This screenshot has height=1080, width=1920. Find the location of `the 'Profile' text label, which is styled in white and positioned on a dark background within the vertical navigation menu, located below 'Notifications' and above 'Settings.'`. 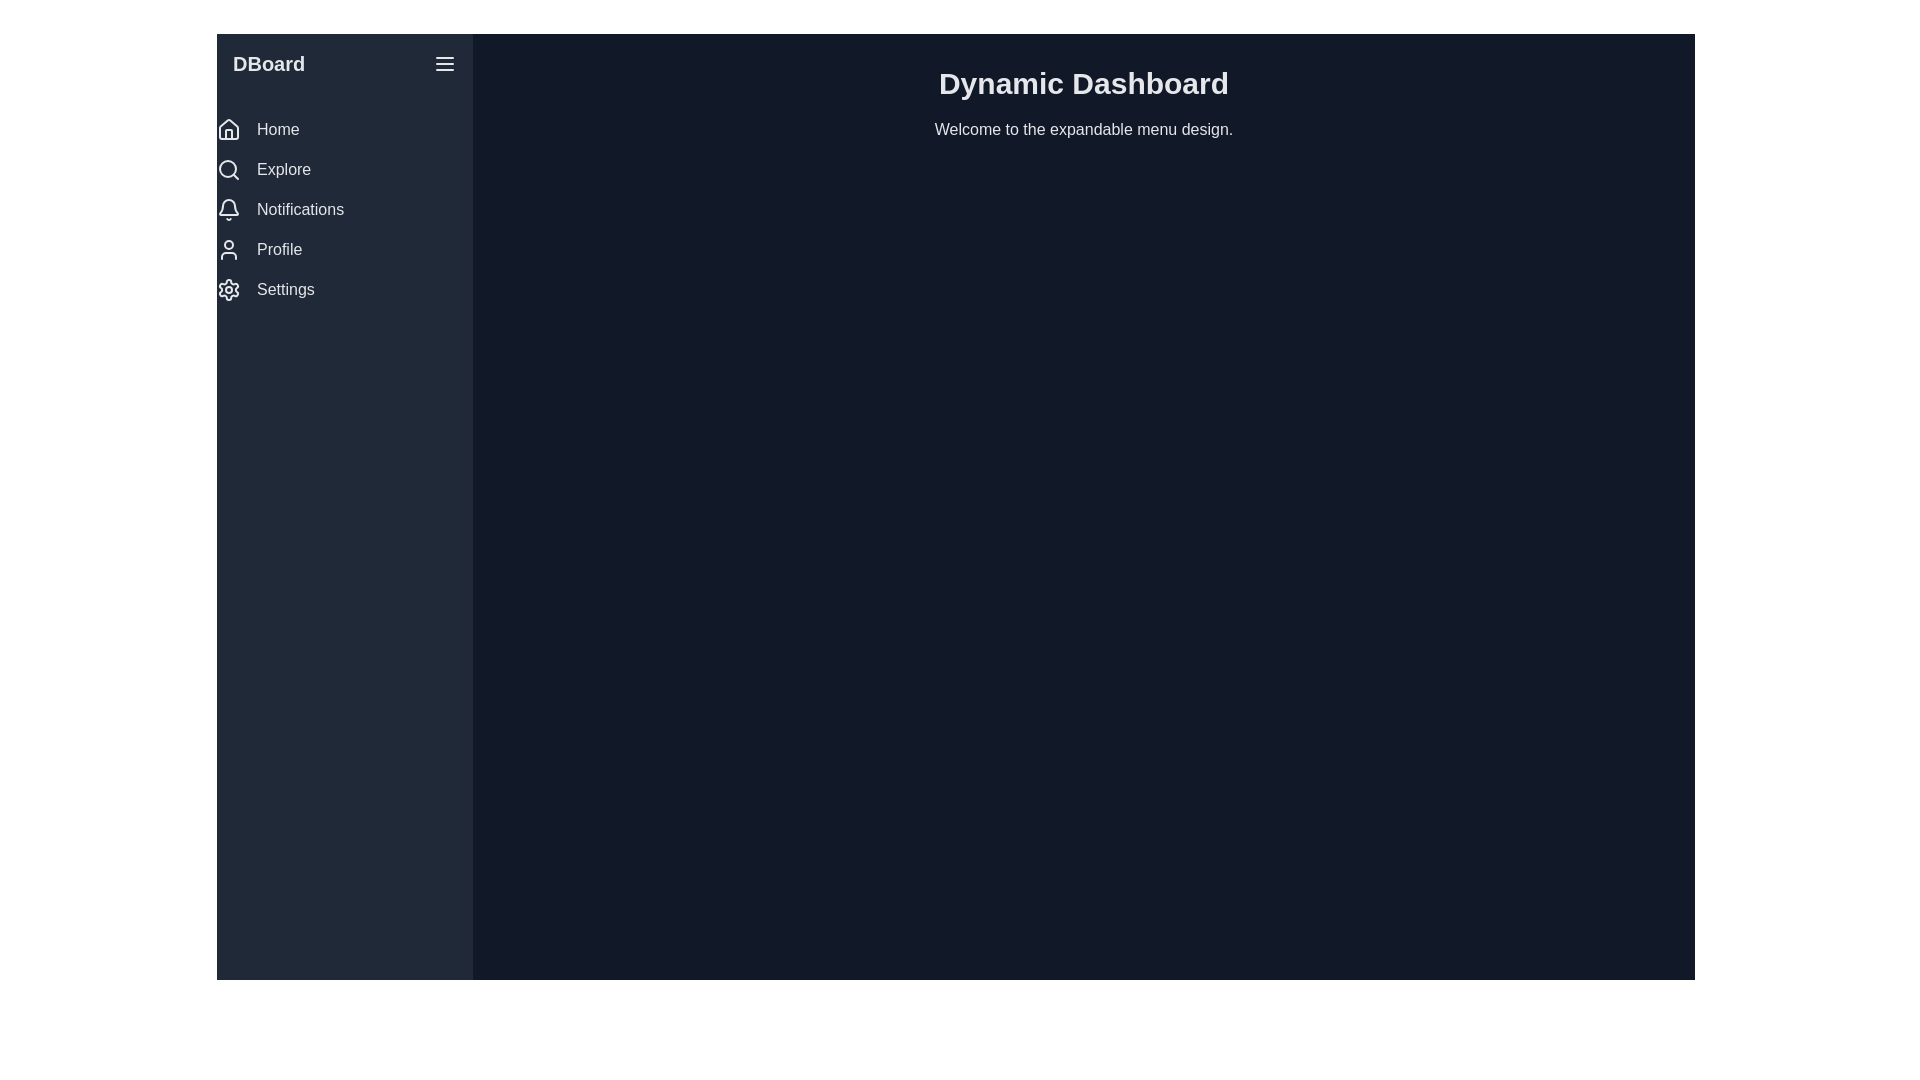

the 'Profile' text label, which is styled in white and positioned on a dark background within the vertical navigation menu, located below 'Notifications' and above 'Settings.' is located at coordinates (278, 249).